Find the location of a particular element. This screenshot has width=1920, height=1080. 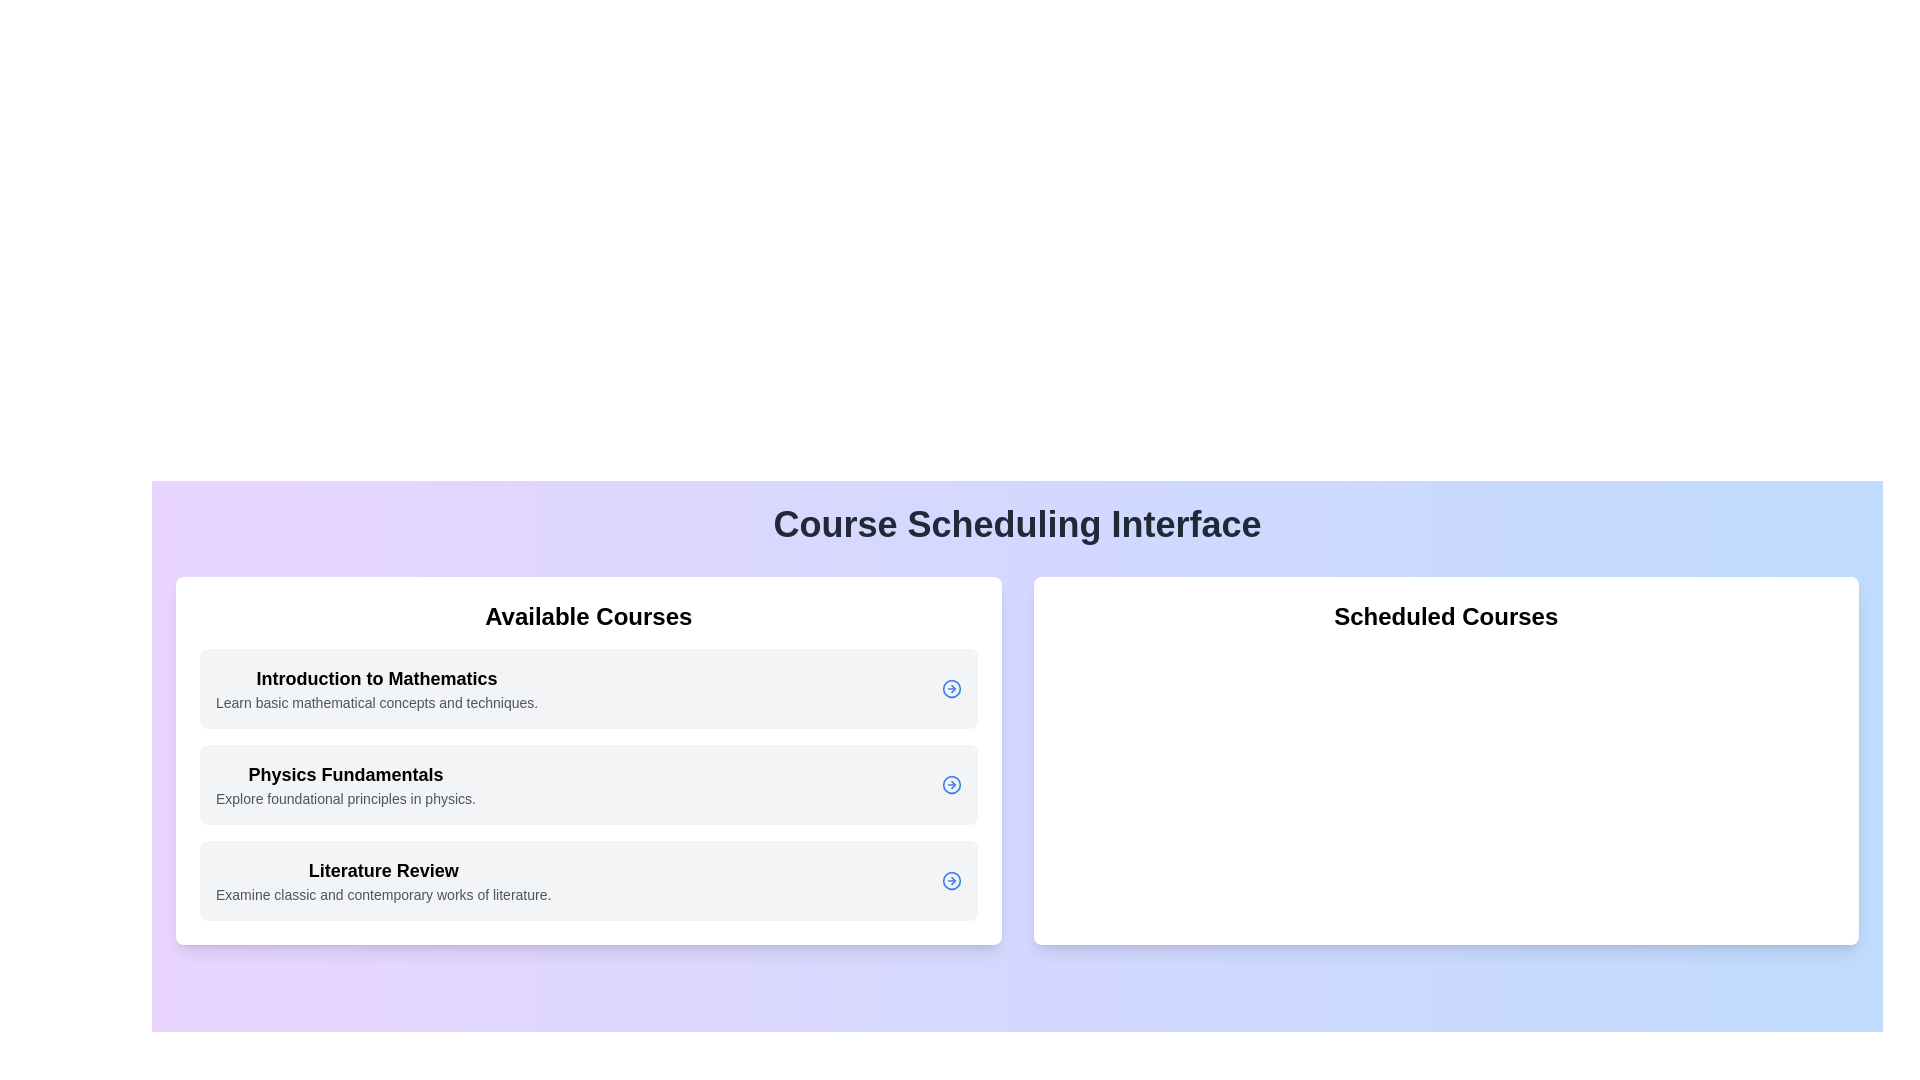

section title text indicating the purpose of the 'Scheduled Courses' section, which is located at the top of the right-hand section of the interface is located at coordinates (1446, 616).